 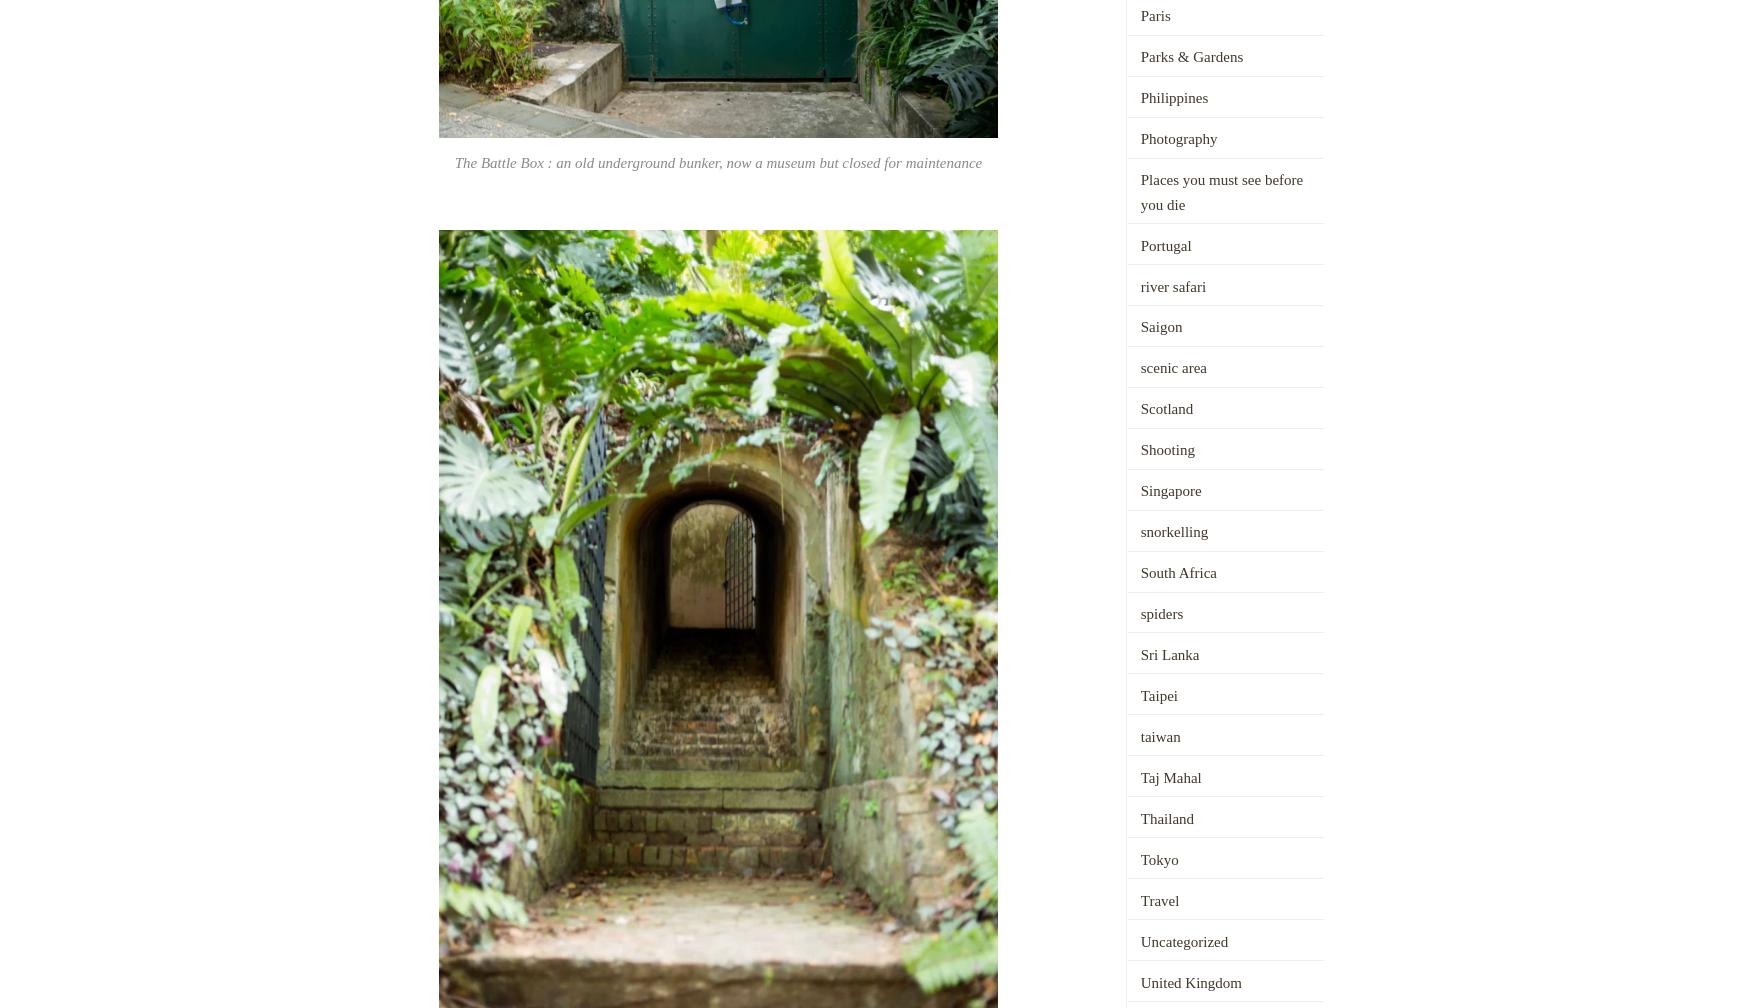 I want to click on 'United Kingdom', so click(x=1190, y=981).